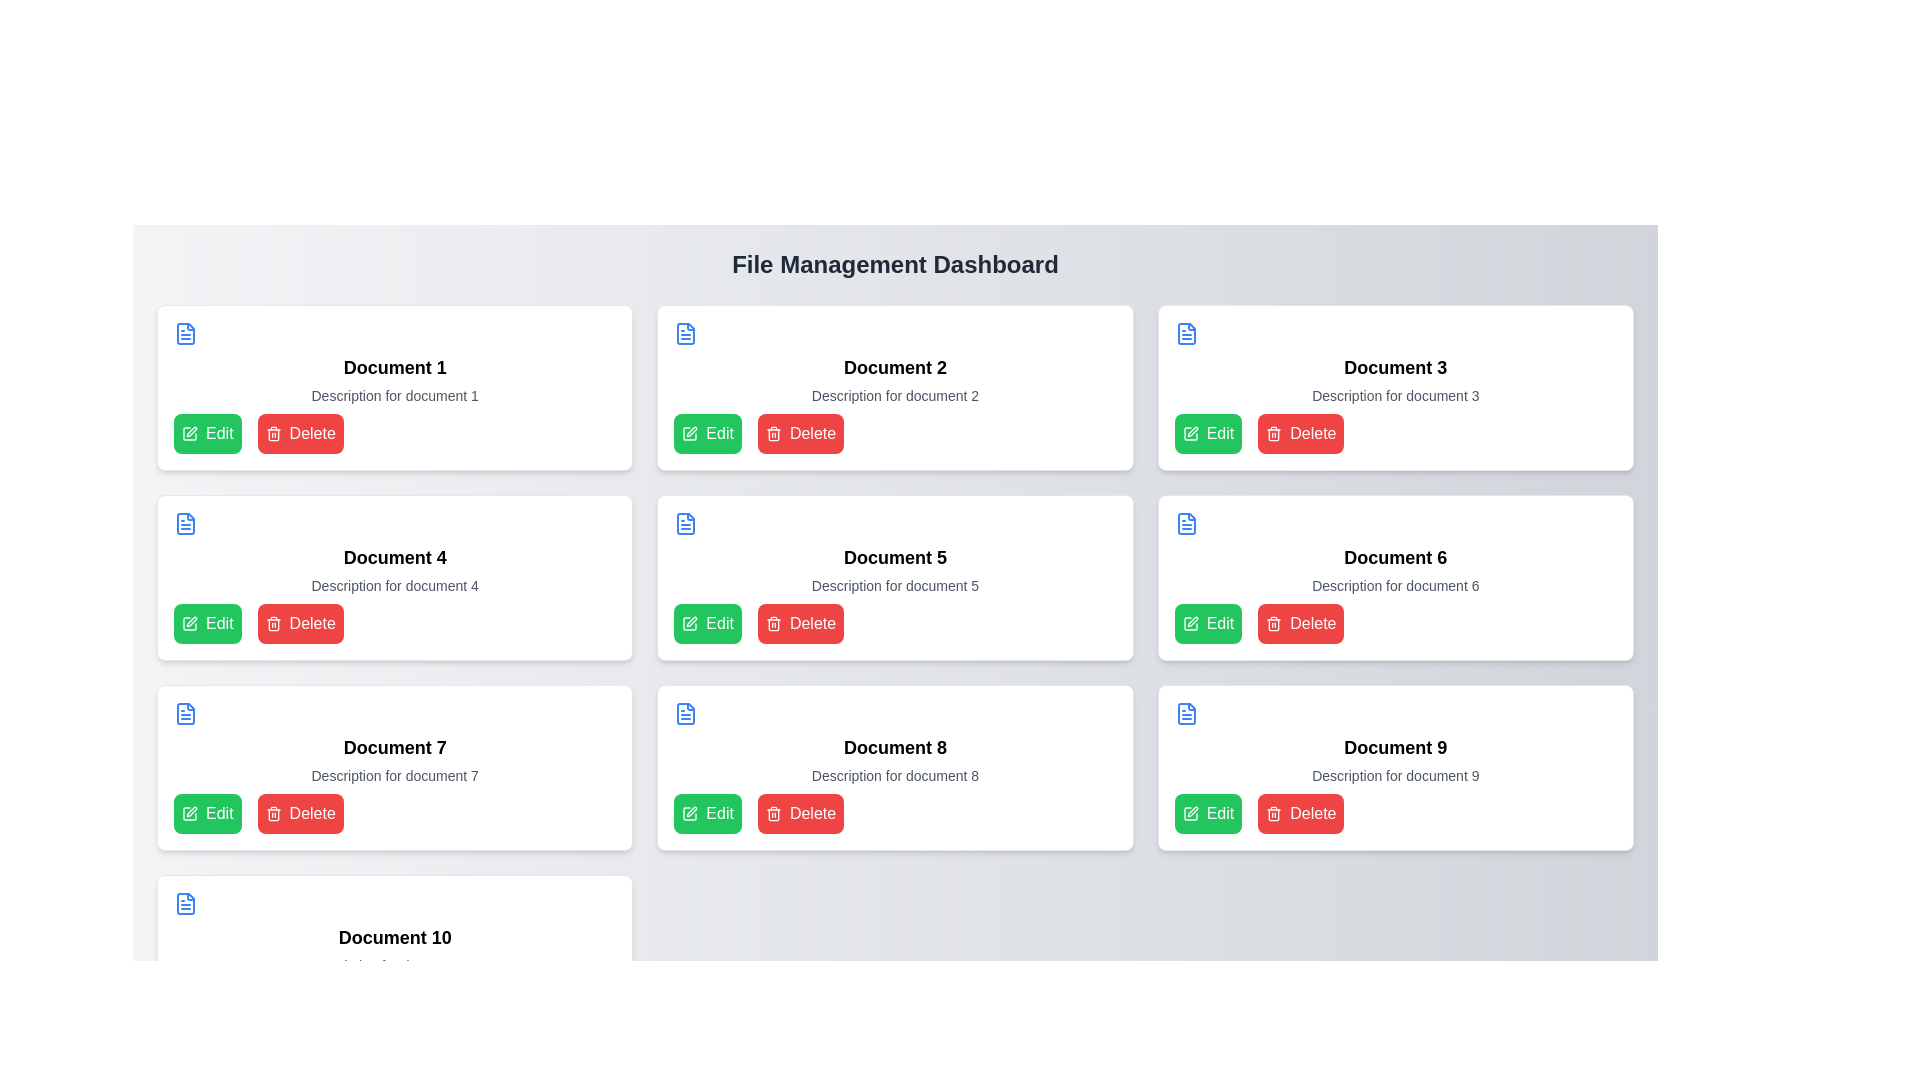 The height and width of the screenshot is (1080, 1920). What do you see at coordinates (894, 558) in the screenshot?
I see `the bold text label 'Document 5' located in the center column of the second row of the grid layout` at bounding box center [894, 558].